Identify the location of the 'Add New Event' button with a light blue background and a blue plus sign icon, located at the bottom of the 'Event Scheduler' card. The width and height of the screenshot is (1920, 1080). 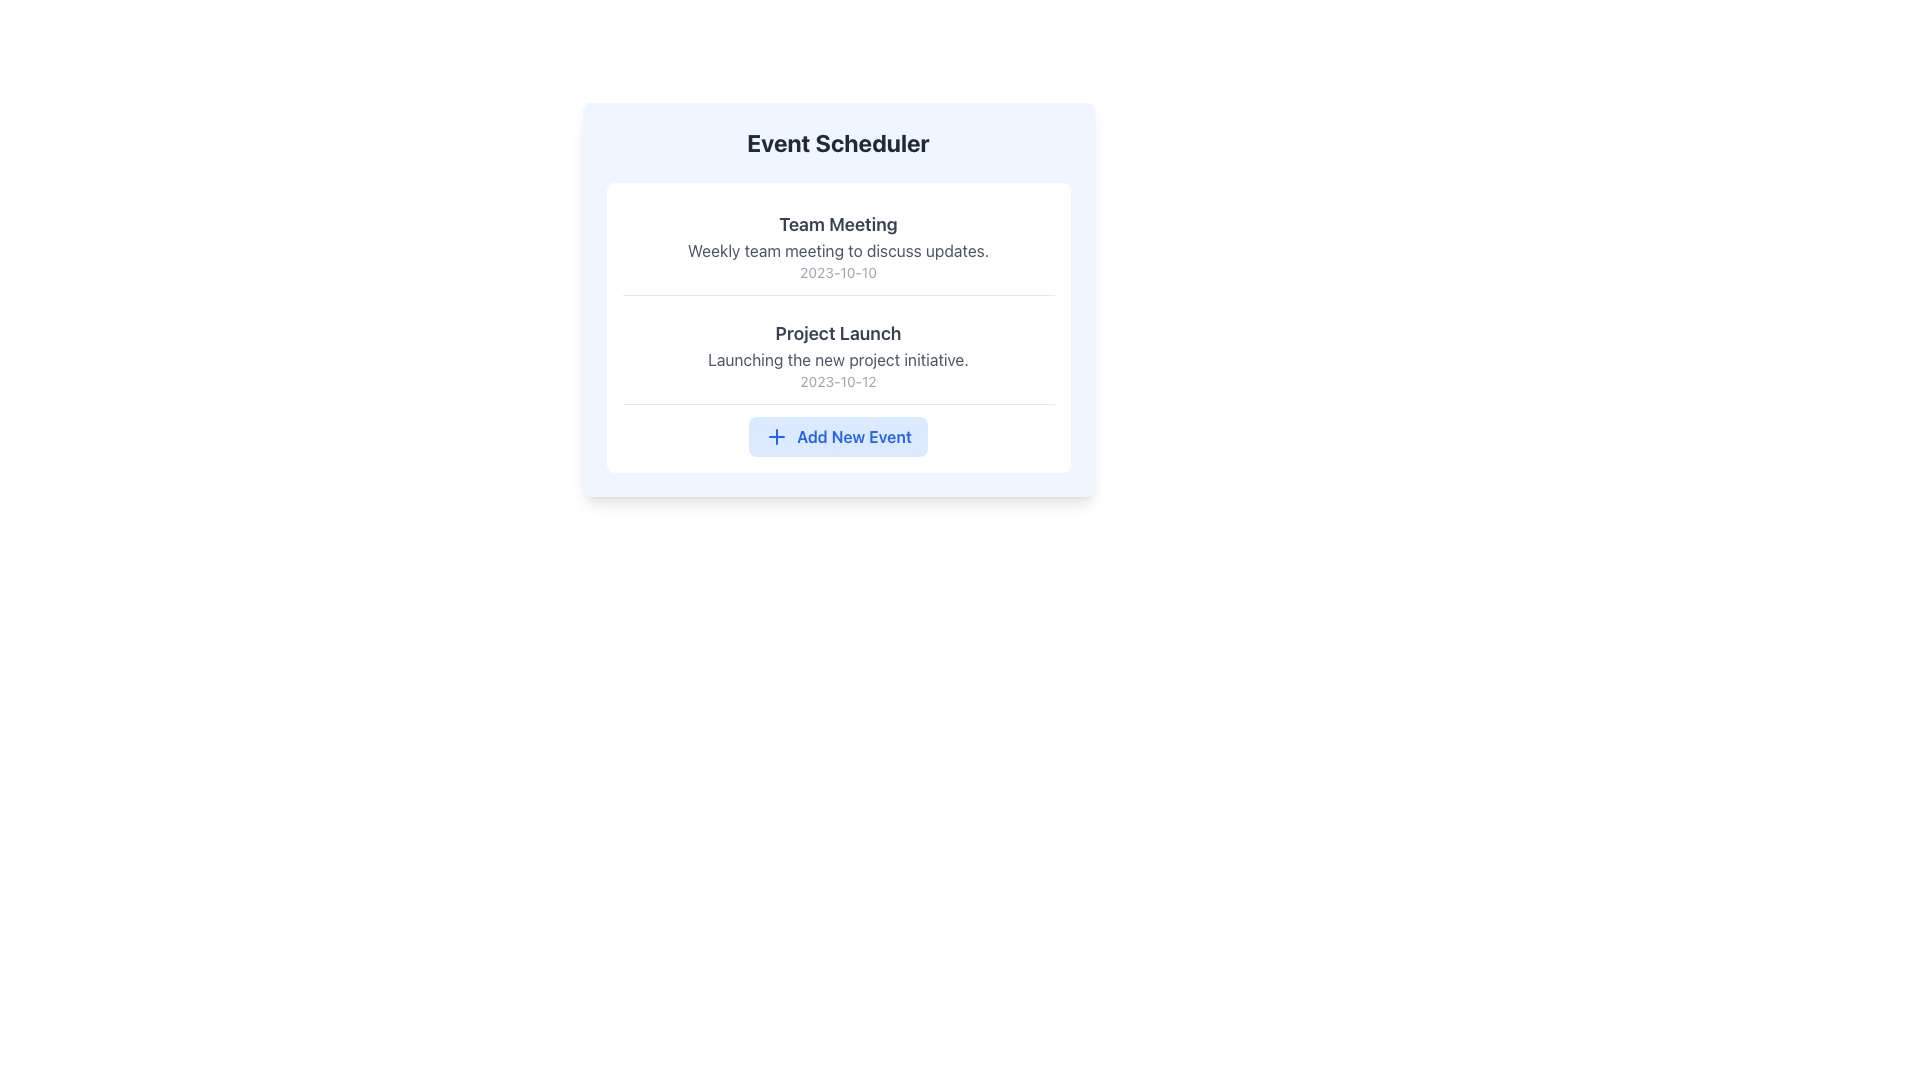
(838, 435).